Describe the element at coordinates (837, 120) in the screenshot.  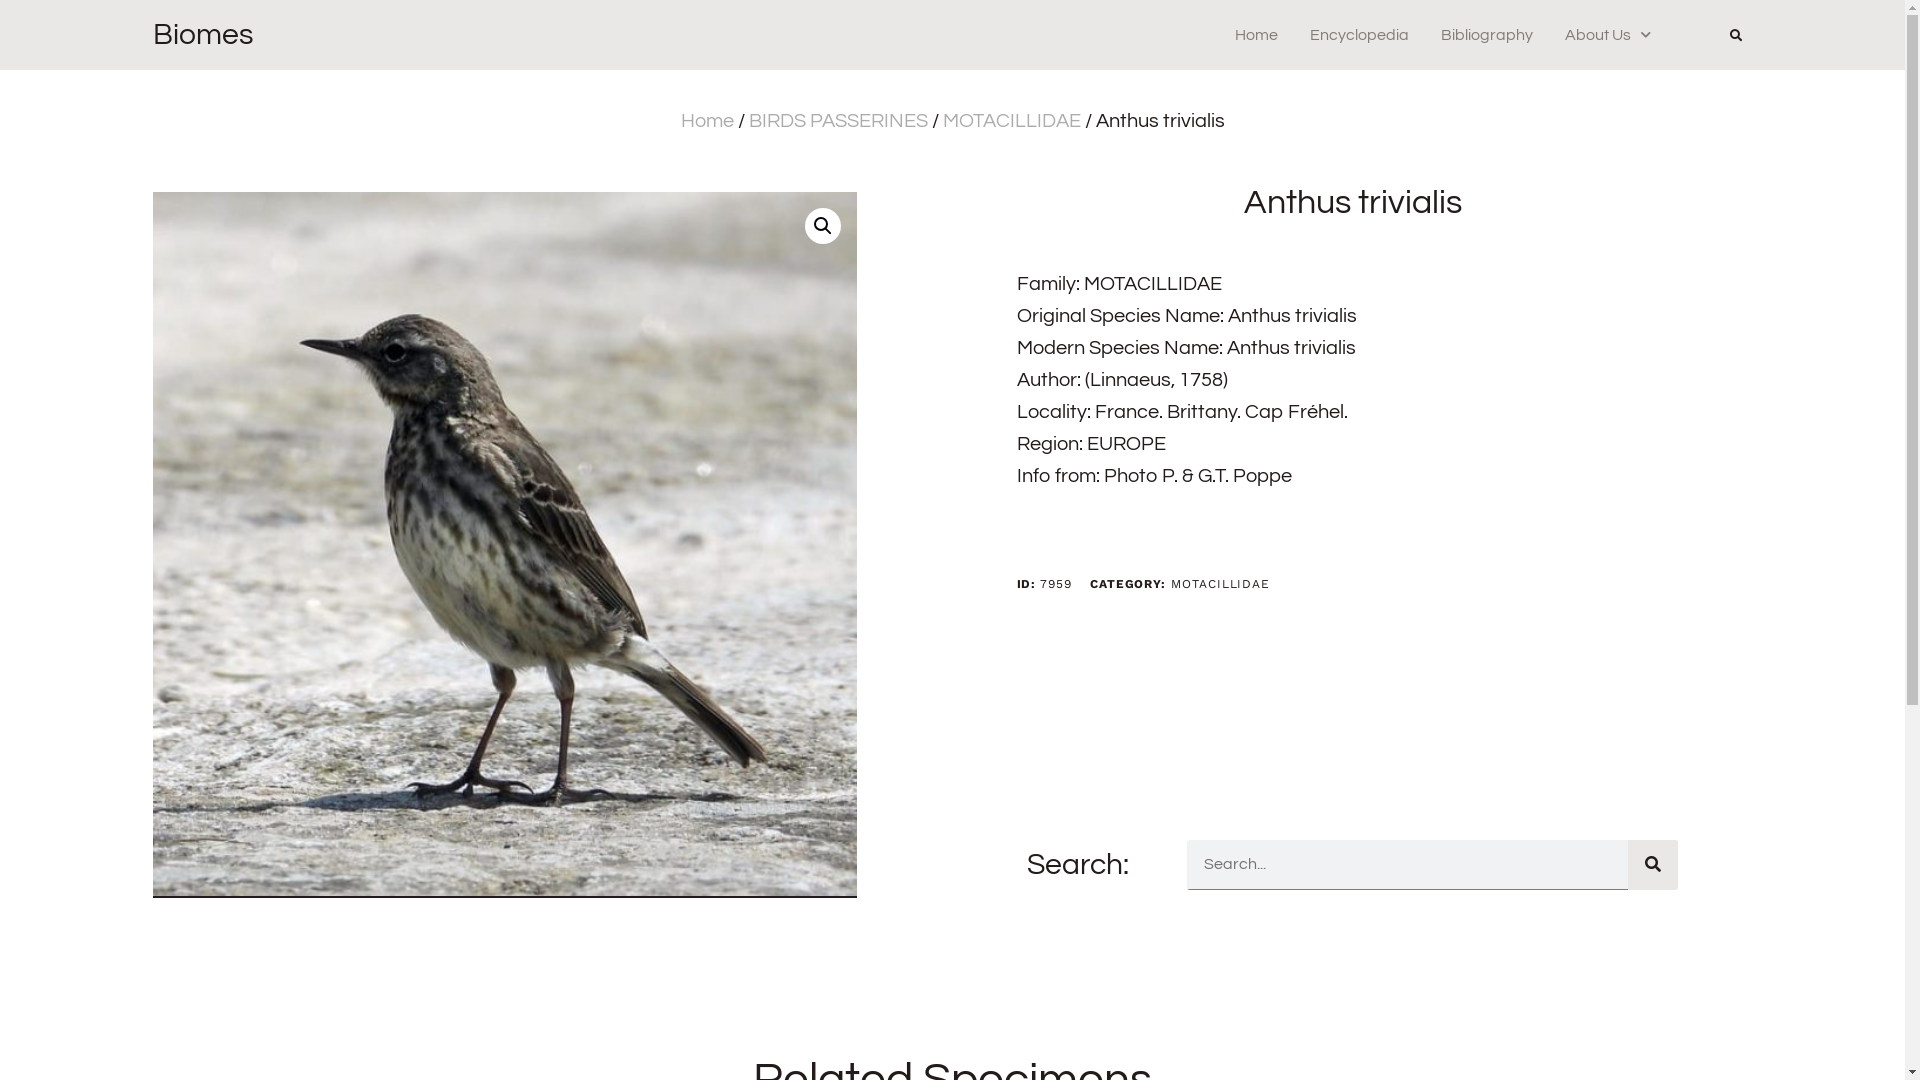
I see `'BIRDS PASSERINES'` at that location.